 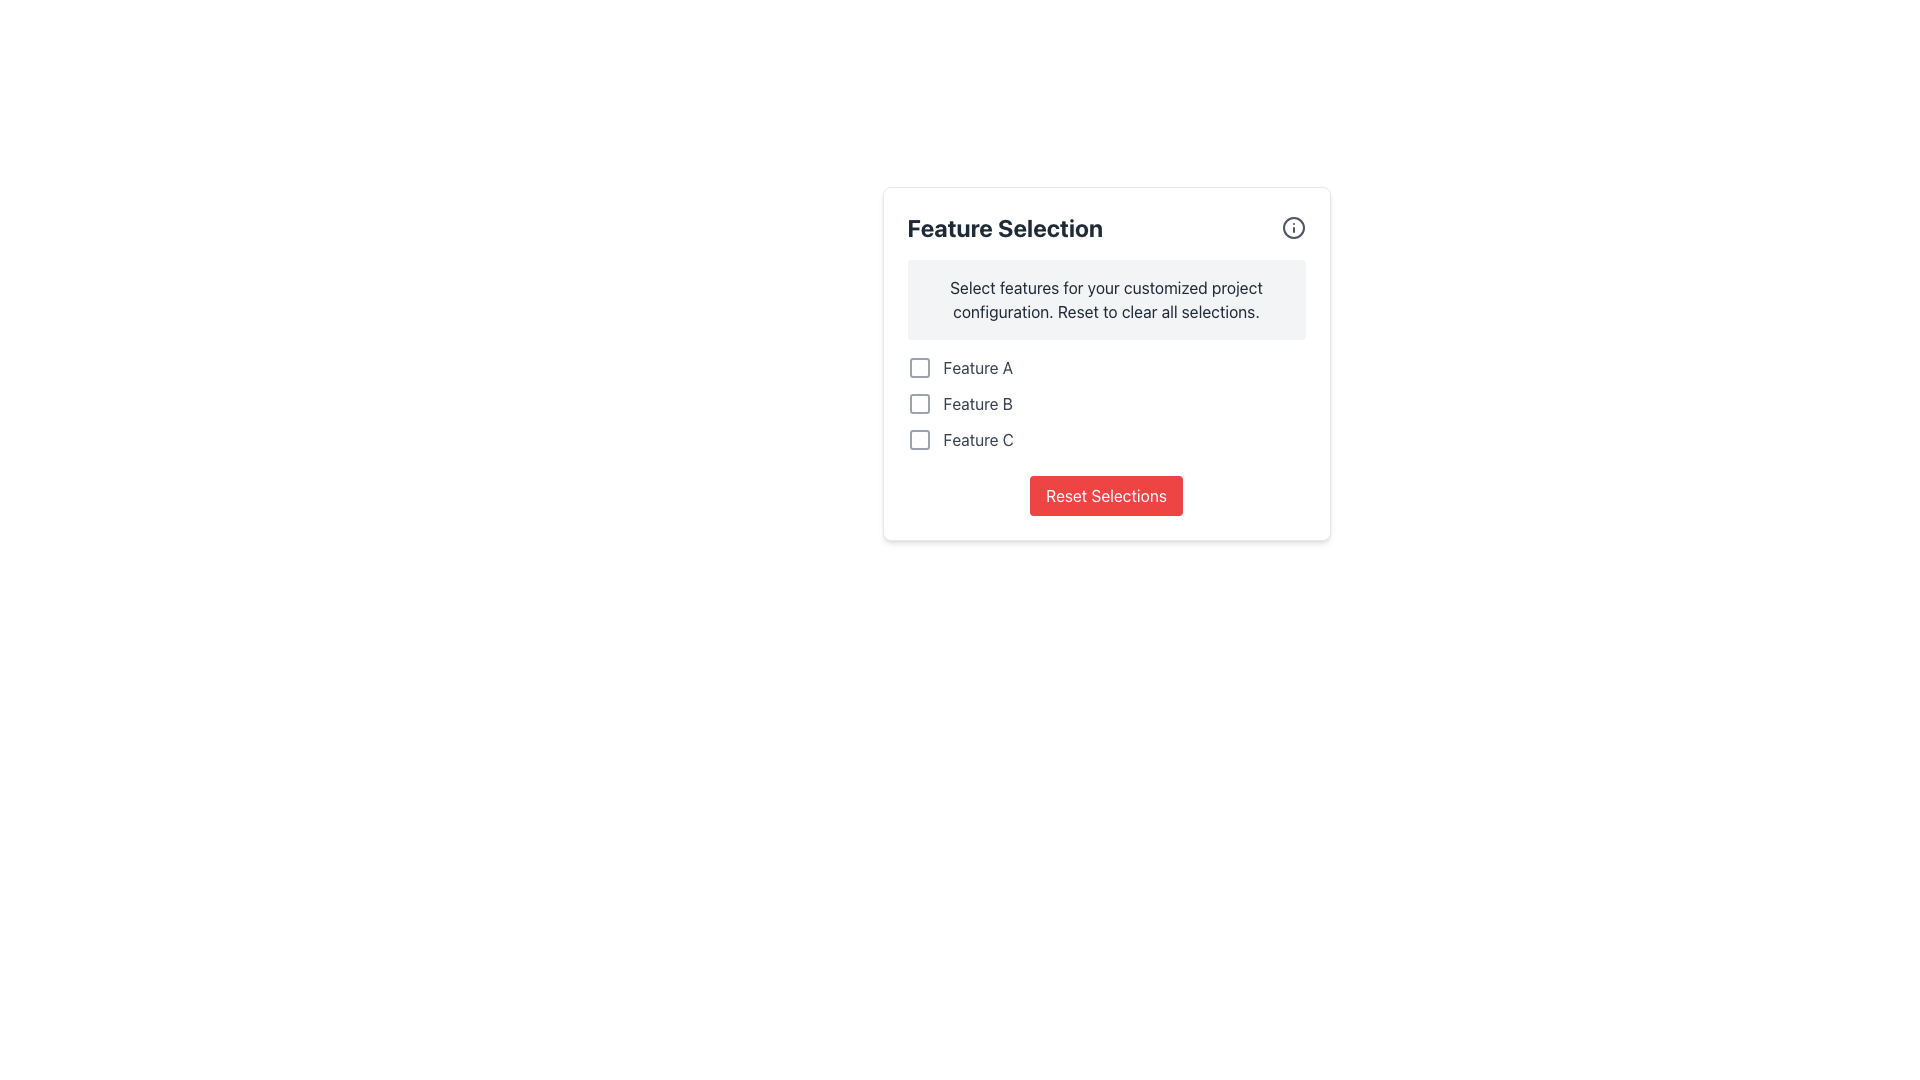 I want to click on the checkbox square located within the 24x24 icon frame to indicate focus, which is positioned to the left of the text label 'Feature A', so click(x=918, y=367).